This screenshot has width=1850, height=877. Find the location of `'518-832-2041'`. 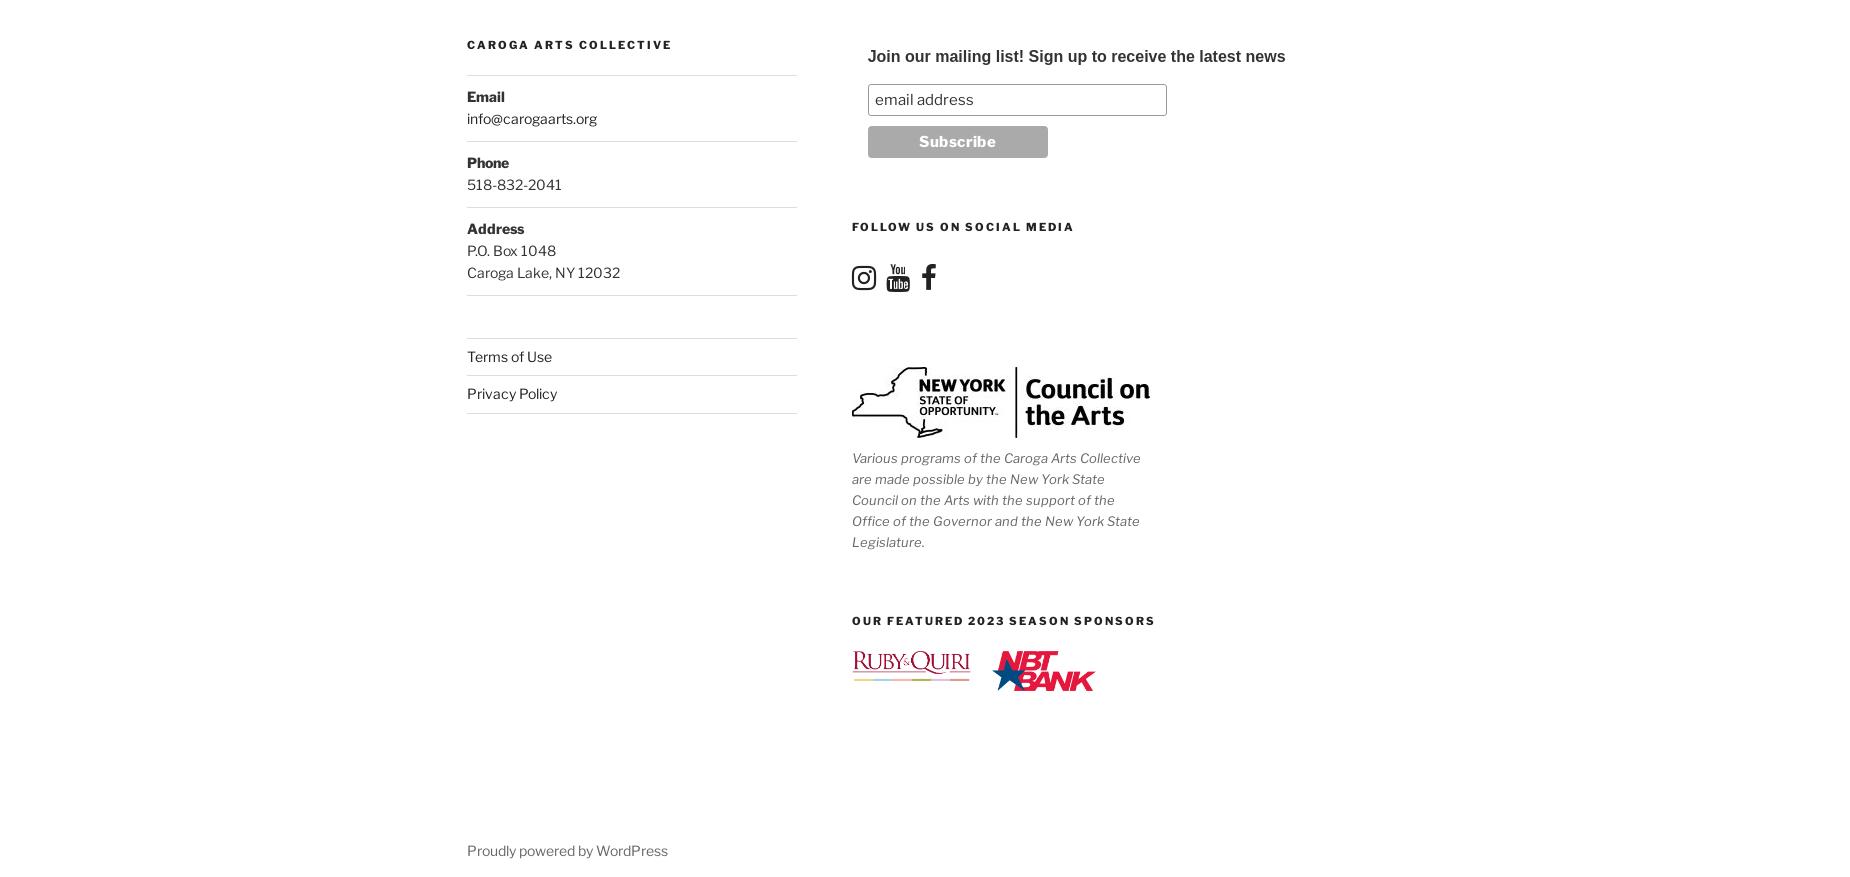

'518-832-2041' is located at coordinates (466, 184).